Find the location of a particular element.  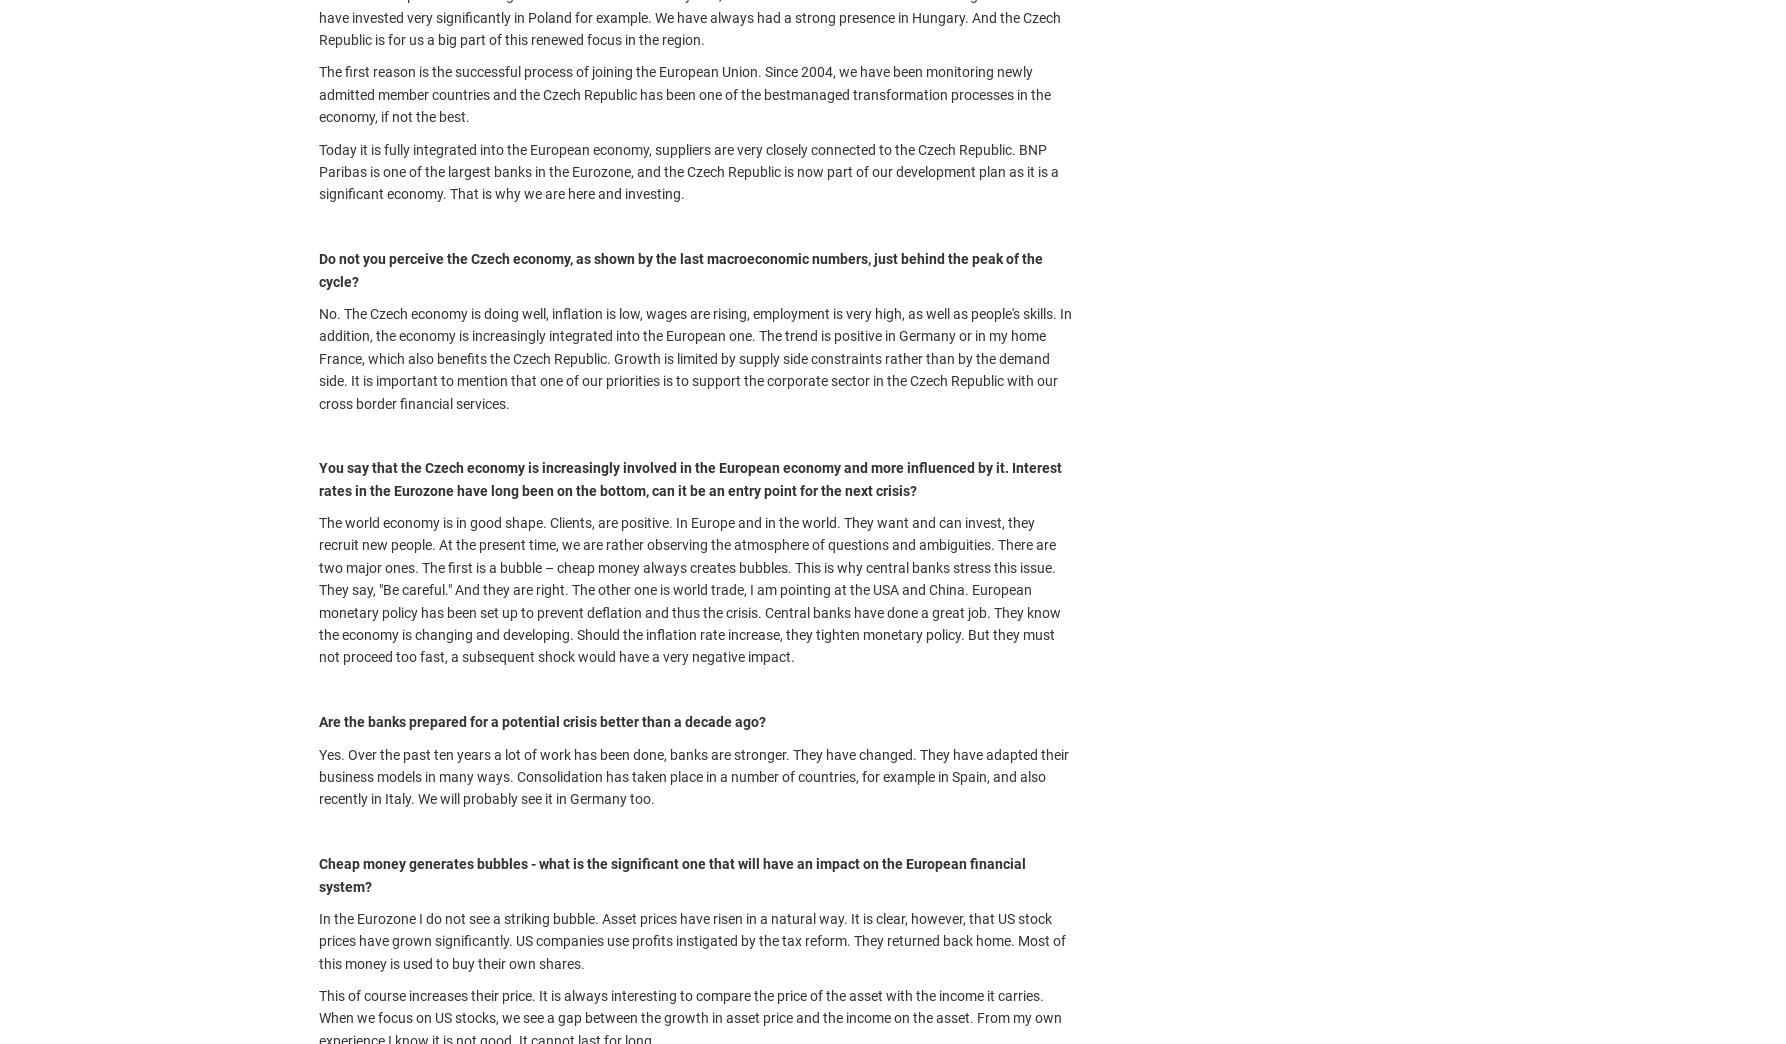

'The first reason is the successful process of joining the European Union. Since 2004, we have been monitoring newly admitted member countries and the Czech Republic has been one of the bestmanaged transformation processes in the economy, if not the best.' is located at coordinates (684, 94).